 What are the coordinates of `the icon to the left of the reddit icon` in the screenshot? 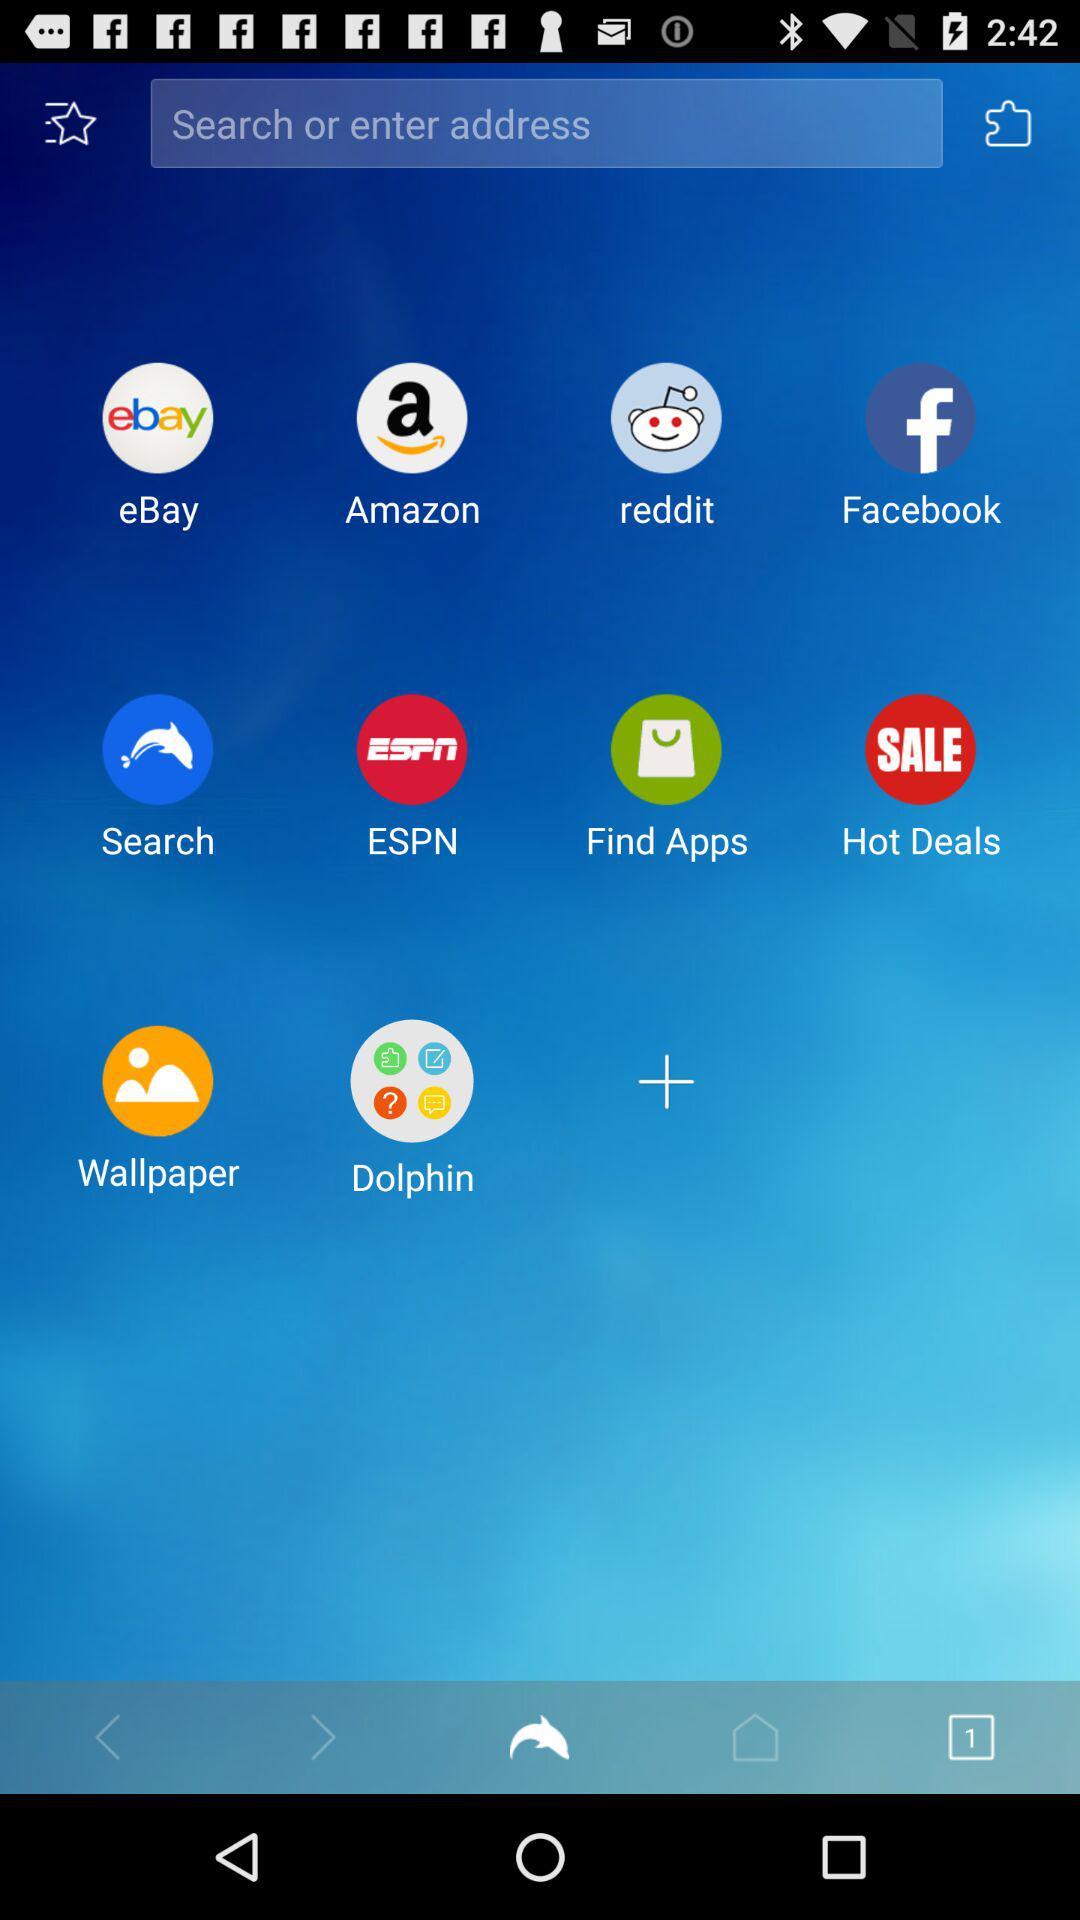 It's located at (411, 460).